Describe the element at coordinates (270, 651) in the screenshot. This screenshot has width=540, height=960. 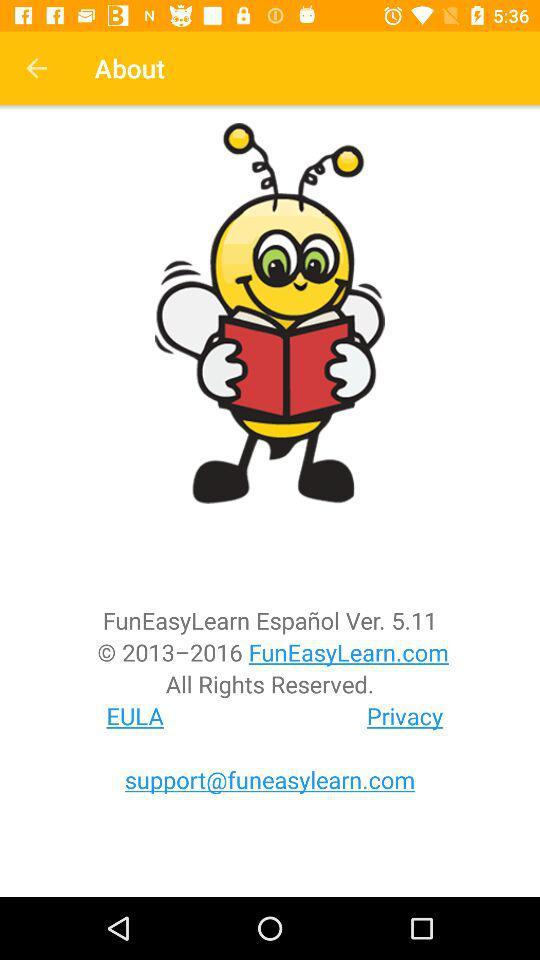
I see `the item above all rights reserved. item` at that location.